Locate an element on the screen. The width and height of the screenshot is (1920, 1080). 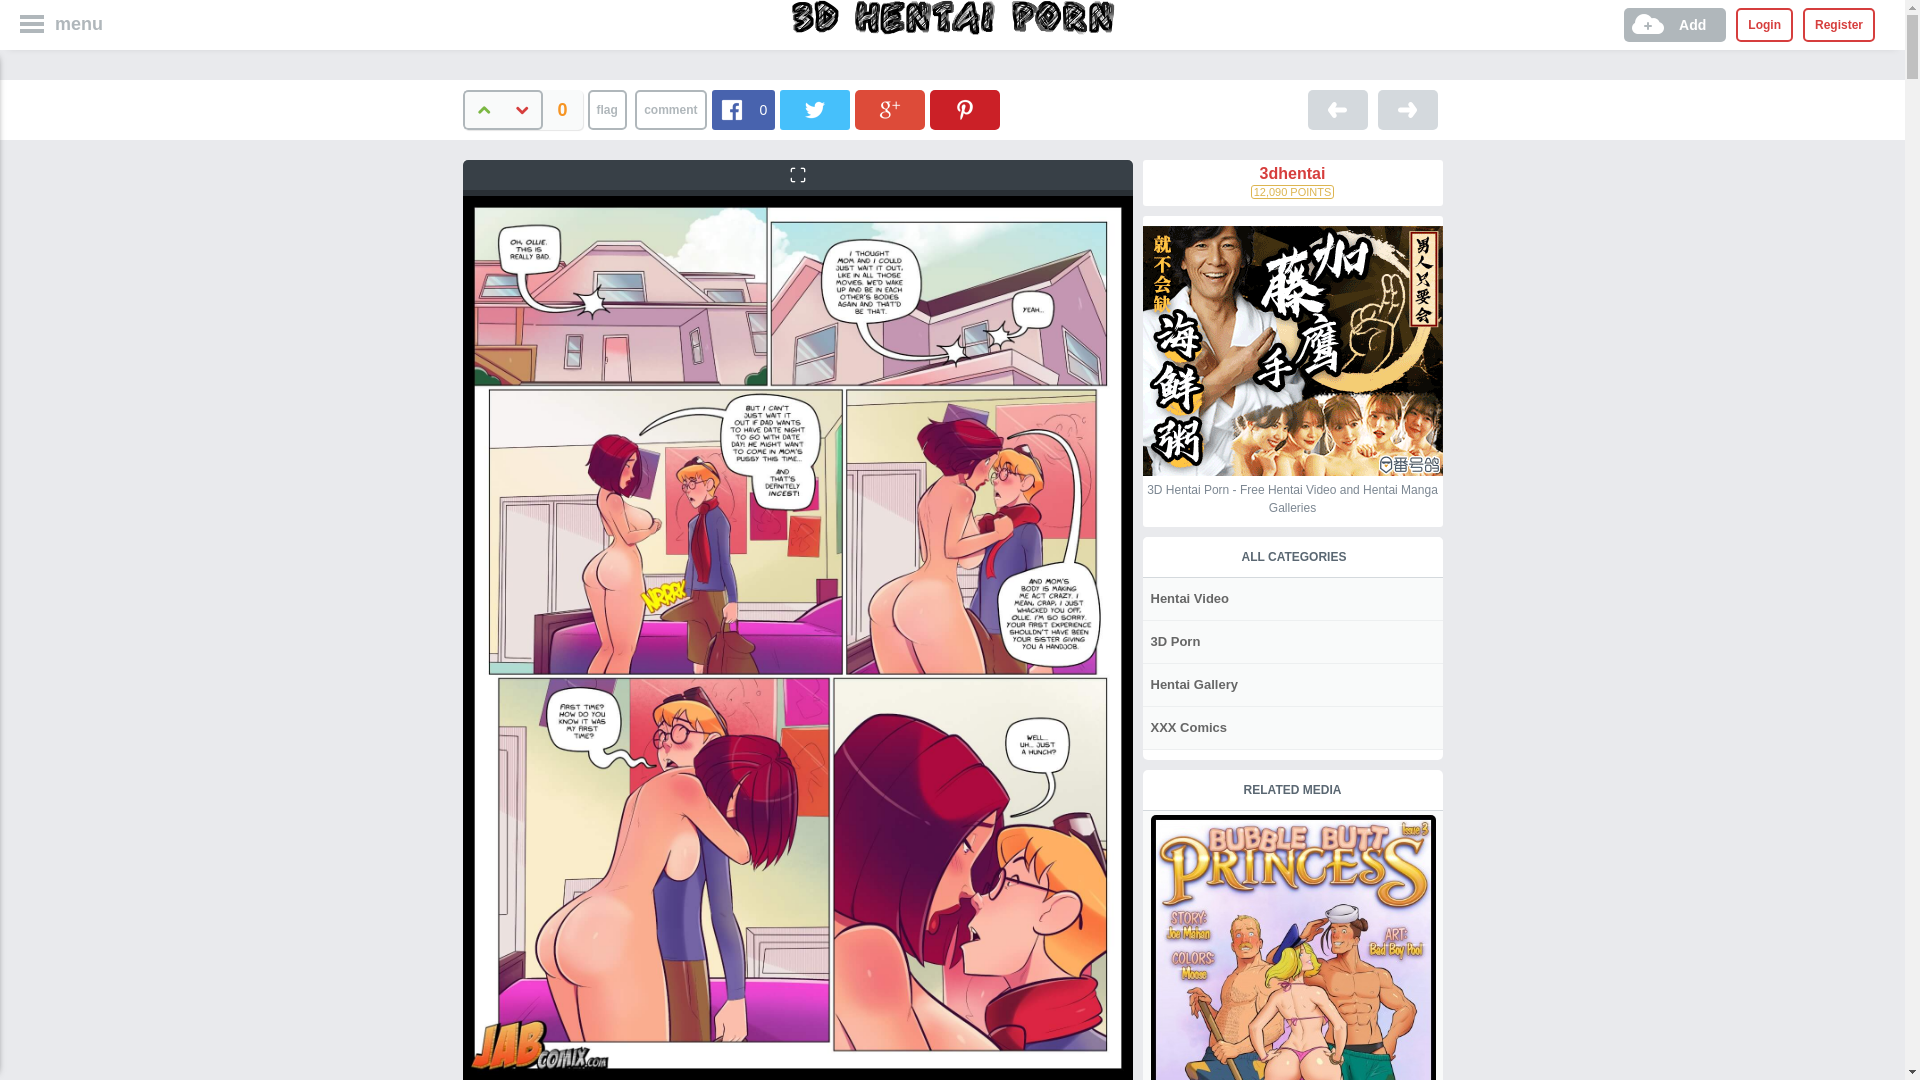
'3D Porn' is located at coordinates (1173, 641).